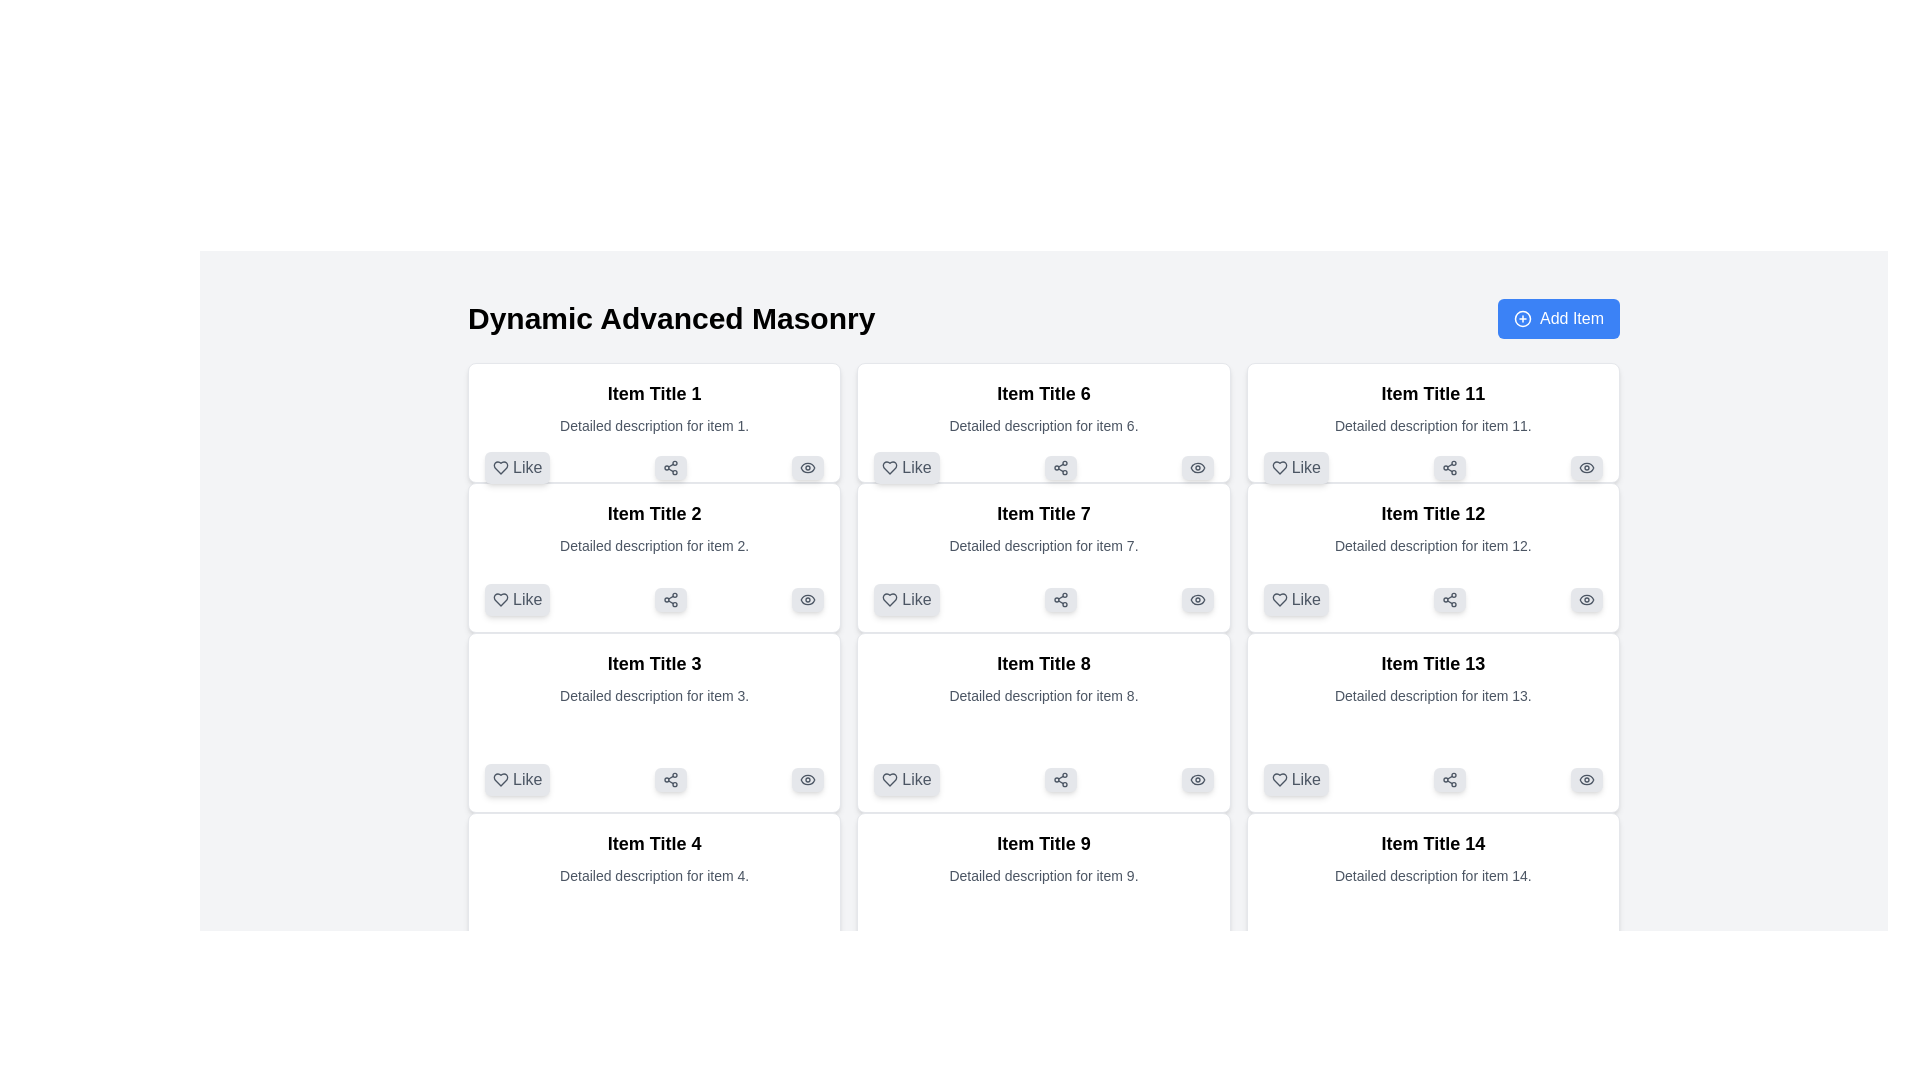 Image resolution: width=1920 pixels, height=1080 pixels. Describe the element at coordinates (906, 778) in the screenshot. I see `the 'Like' button located in the bottom-left corner of 'Item Title 8'` at that location.